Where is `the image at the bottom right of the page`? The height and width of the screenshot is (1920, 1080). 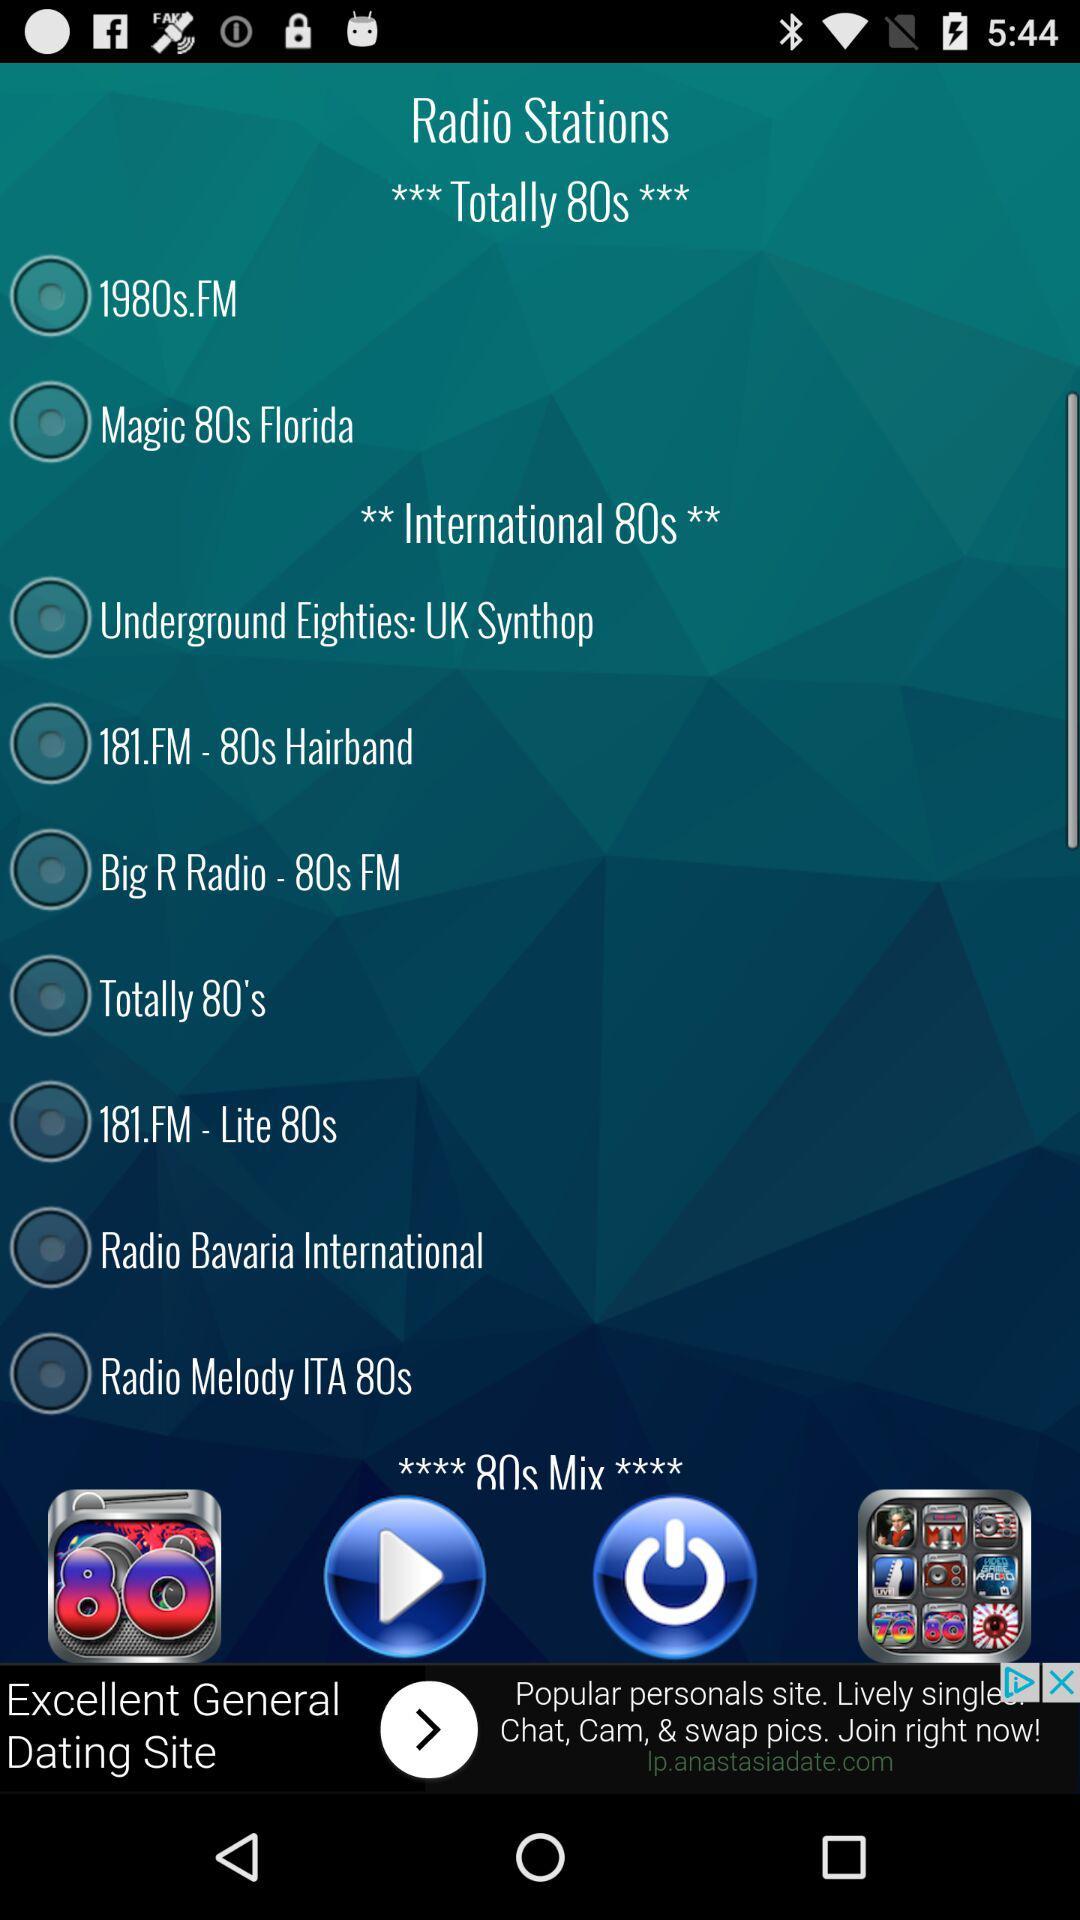
the image at the bottom right of the page is located at coordinates (945, 1575).